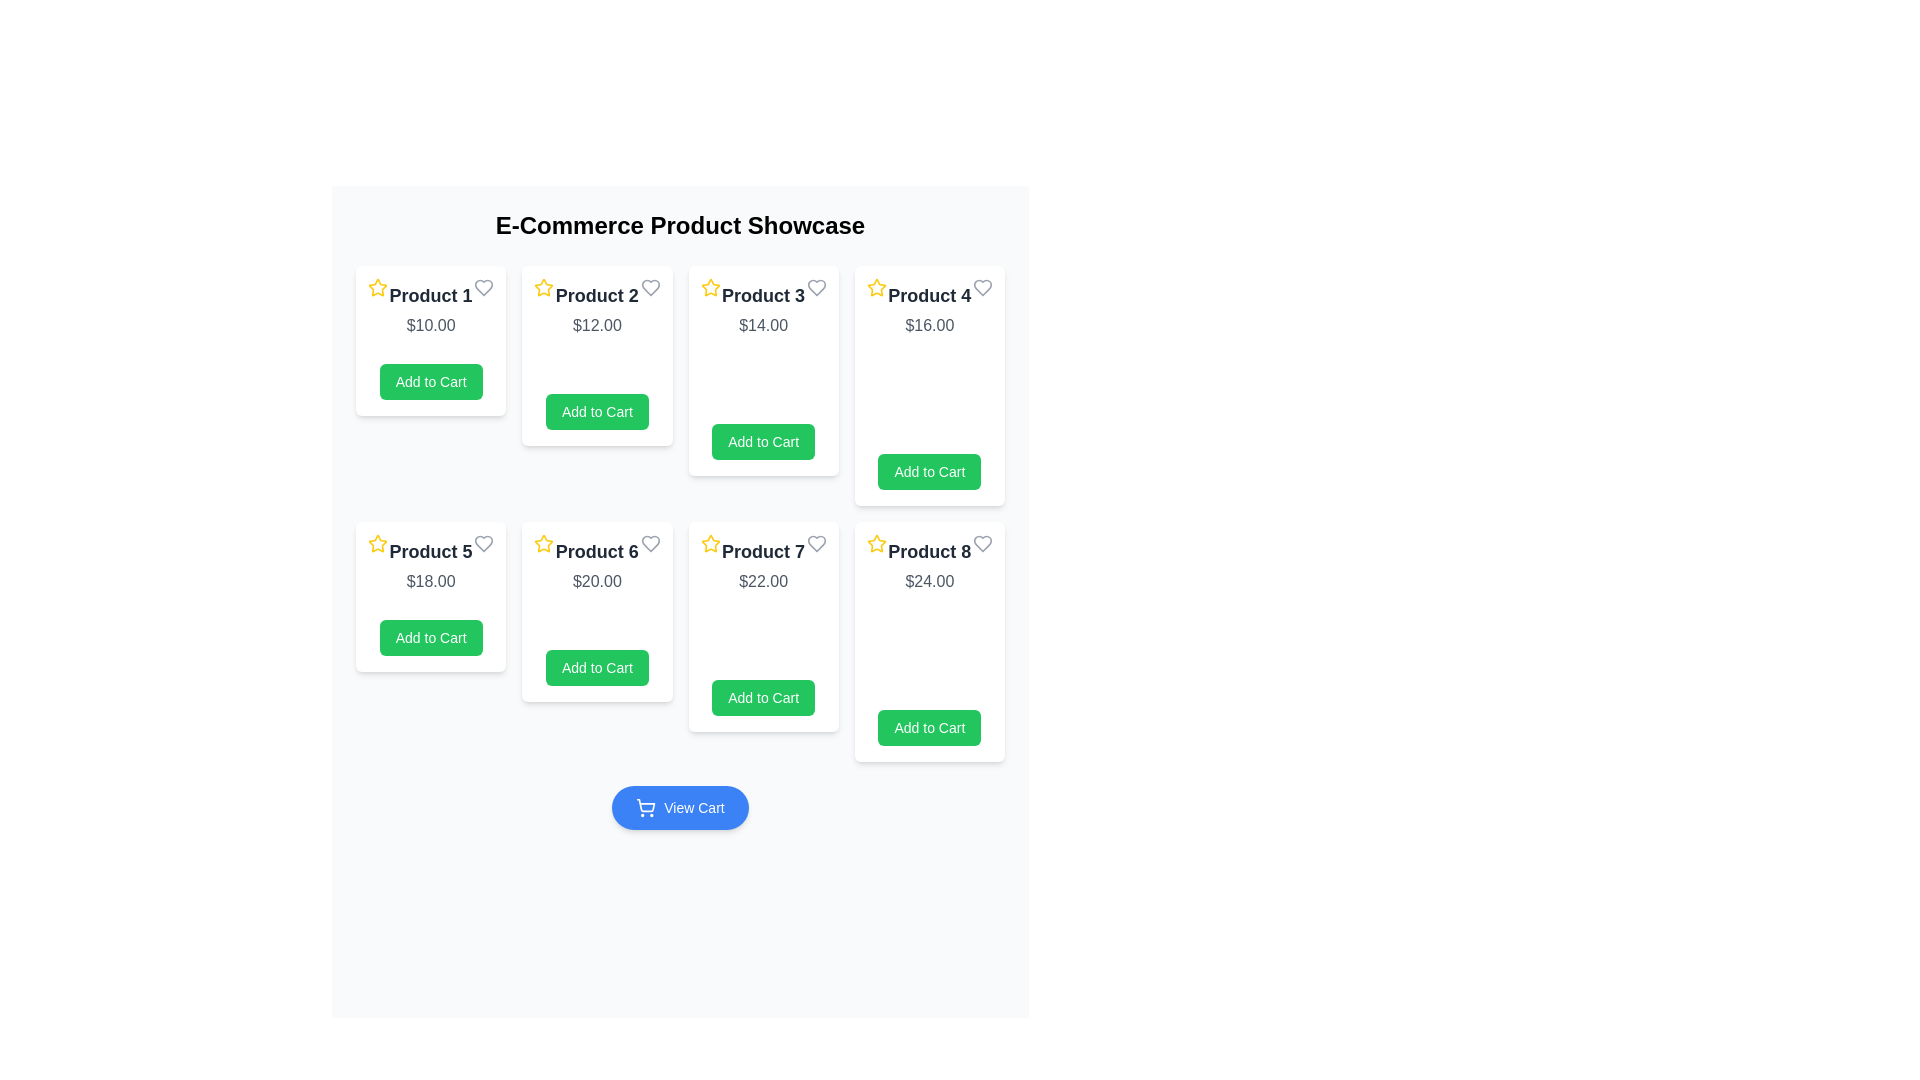 The width and height of the screenshot is (1920, 1080). What do you see at coordinates (484, 543) in the screenshot?
I see `the Heart icon button located at the top-right corner of the card displaying 'Product 5'` at bounding box center [484, 543].